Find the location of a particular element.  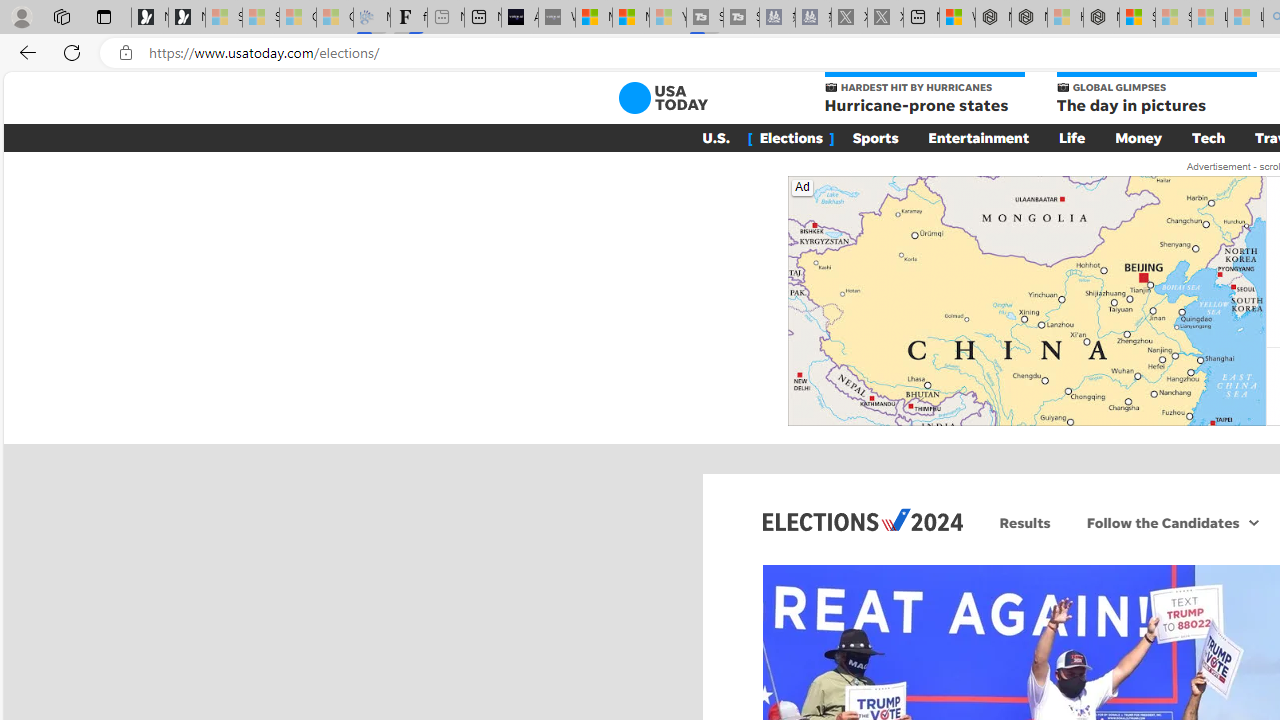

'Nordace - Summer Adventures 2024' is located at coordinates (1029, 17).